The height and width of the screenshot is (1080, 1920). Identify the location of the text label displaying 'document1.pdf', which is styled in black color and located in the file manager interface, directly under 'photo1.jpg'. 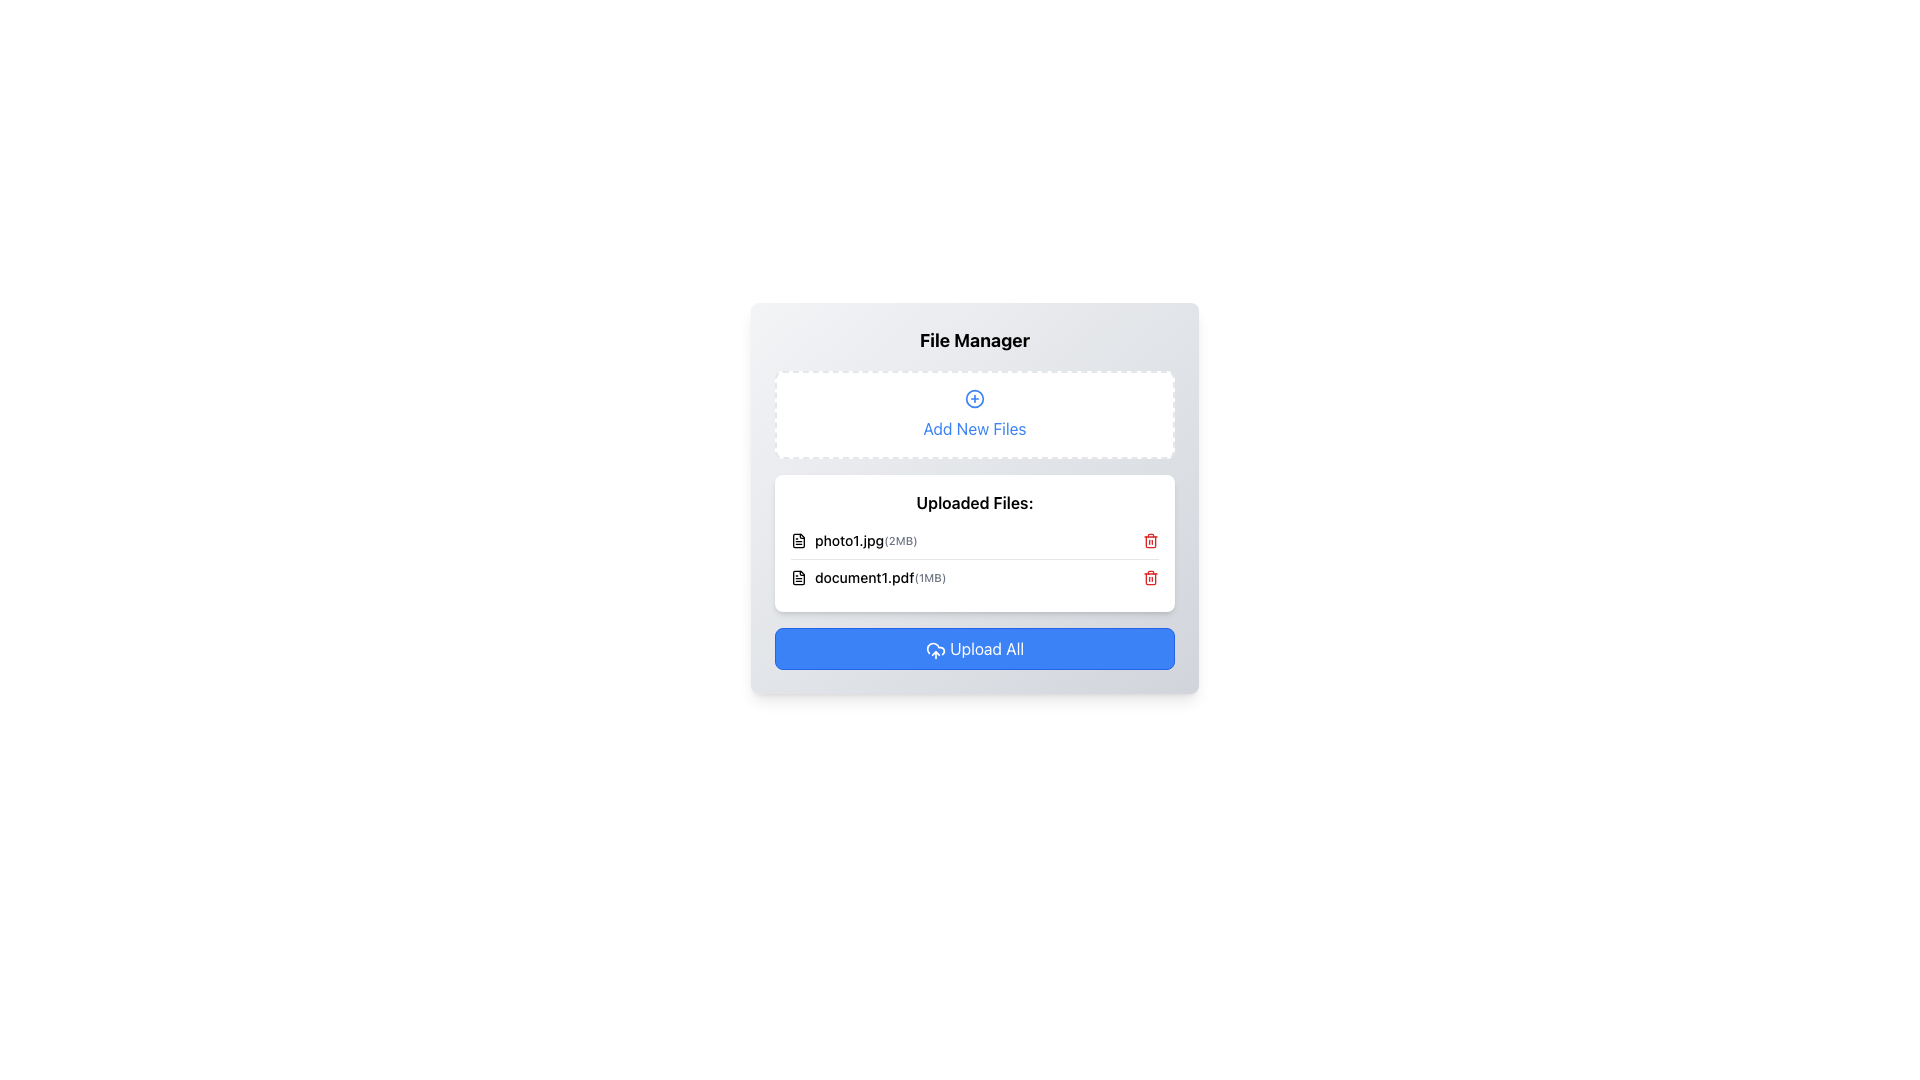
(864, 578).